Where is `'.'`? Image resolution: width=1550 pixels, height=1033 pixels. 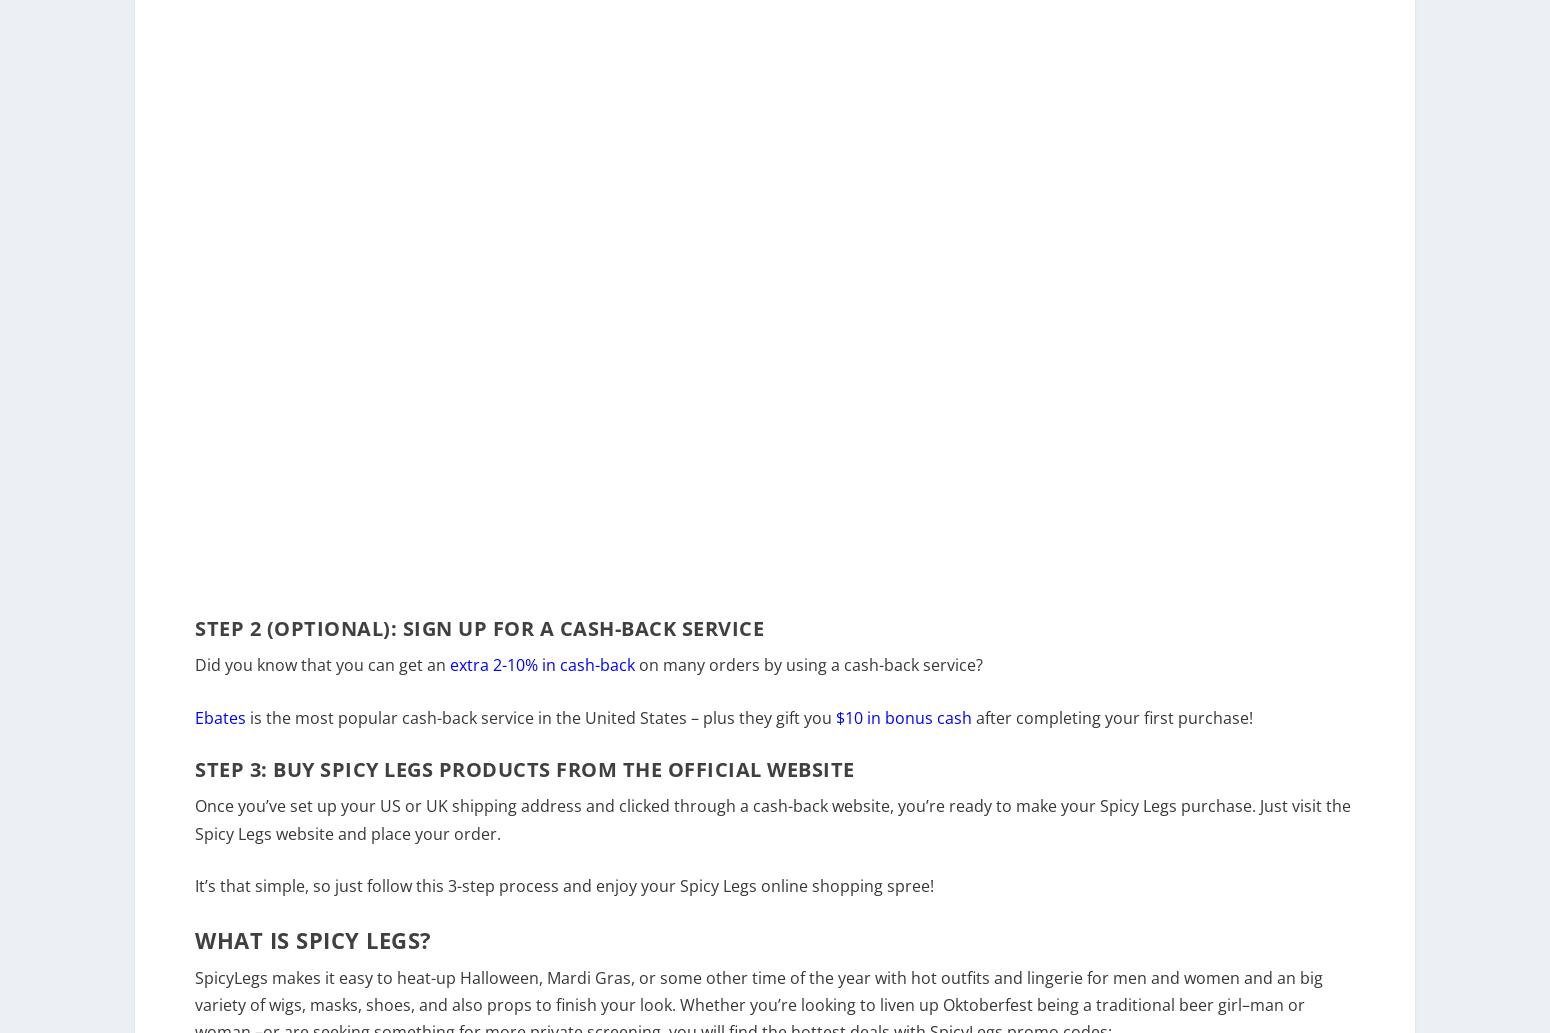 '.' is located at coordinates (497, 846).